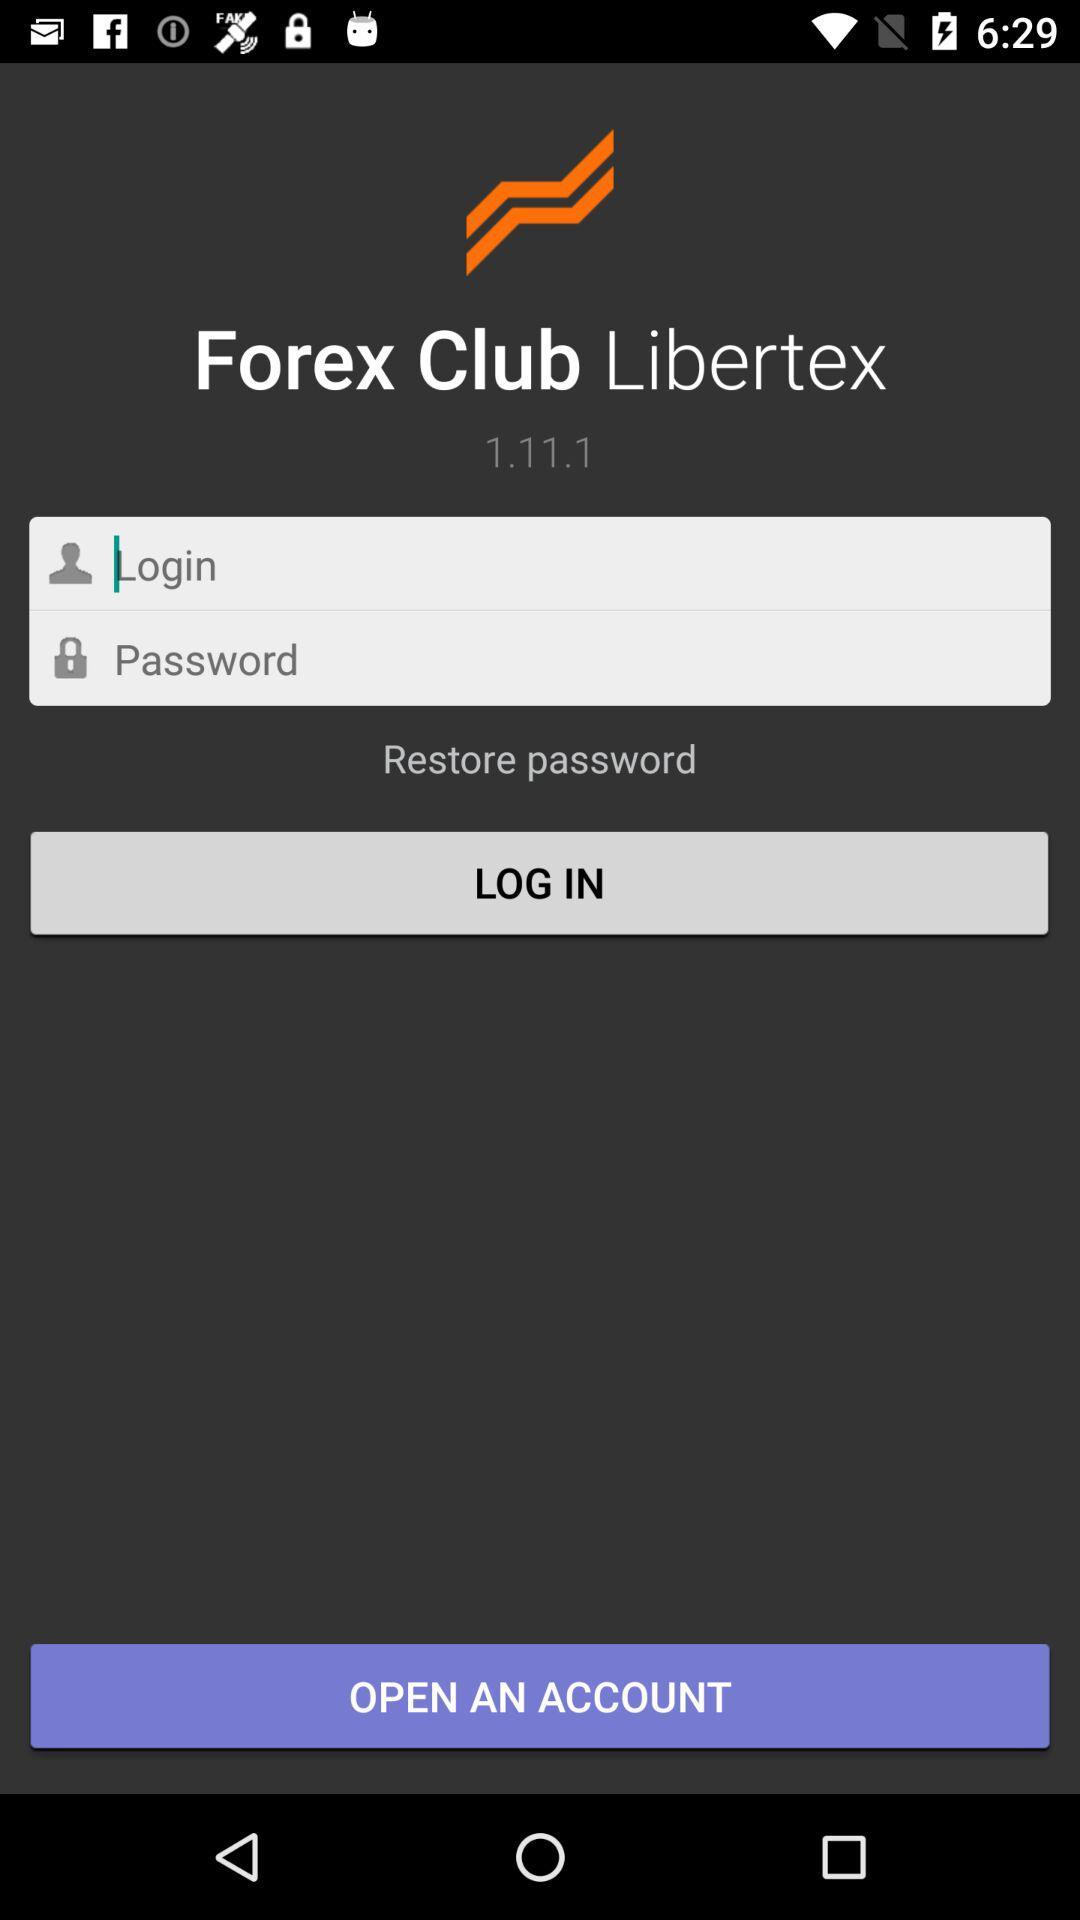 Image resolution: width=1080 pixels, height=1920 pixels. What do you see at coordinates (540, 269) in the screenshot?
I see `the forex club libertex icon` at bounding box center [540, 269].